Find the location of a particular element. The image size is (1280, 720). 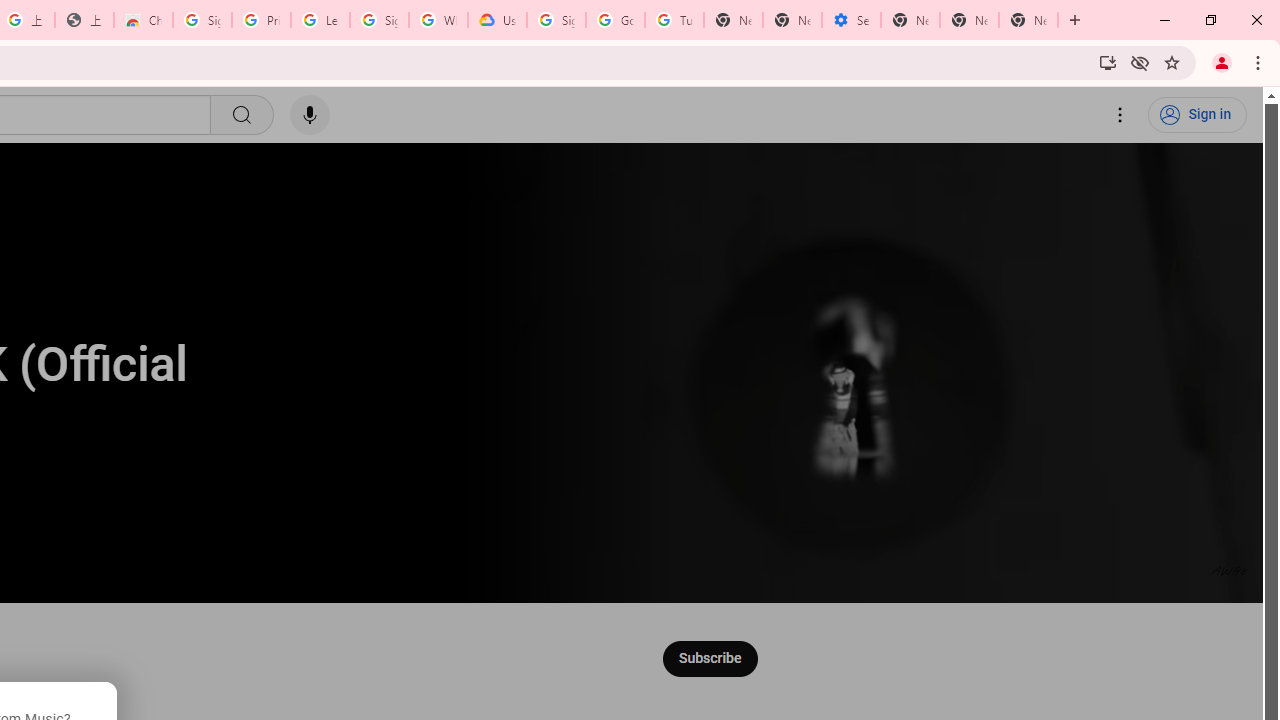

'Chrome Web Store' is located at coordinates (142, 20).